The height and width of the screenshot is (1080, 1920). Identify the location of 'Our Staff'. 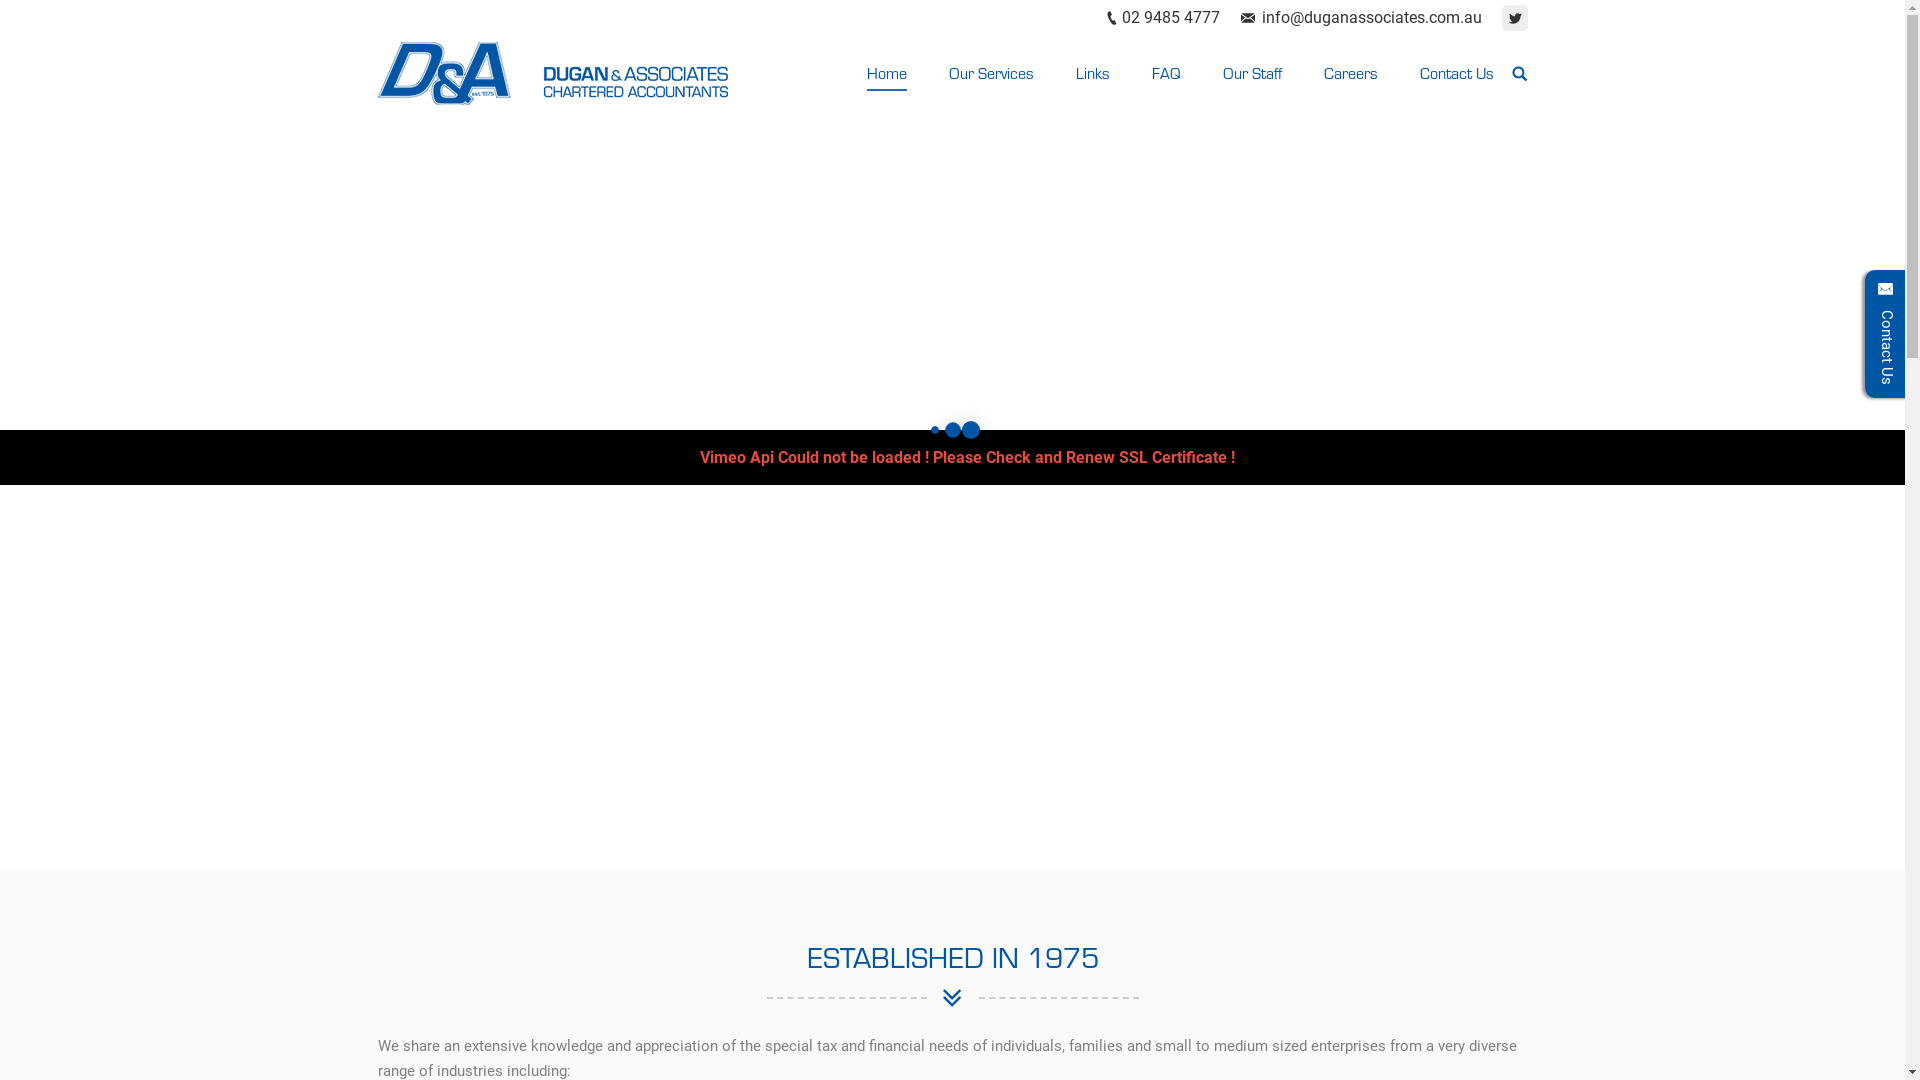
(1252, 72).